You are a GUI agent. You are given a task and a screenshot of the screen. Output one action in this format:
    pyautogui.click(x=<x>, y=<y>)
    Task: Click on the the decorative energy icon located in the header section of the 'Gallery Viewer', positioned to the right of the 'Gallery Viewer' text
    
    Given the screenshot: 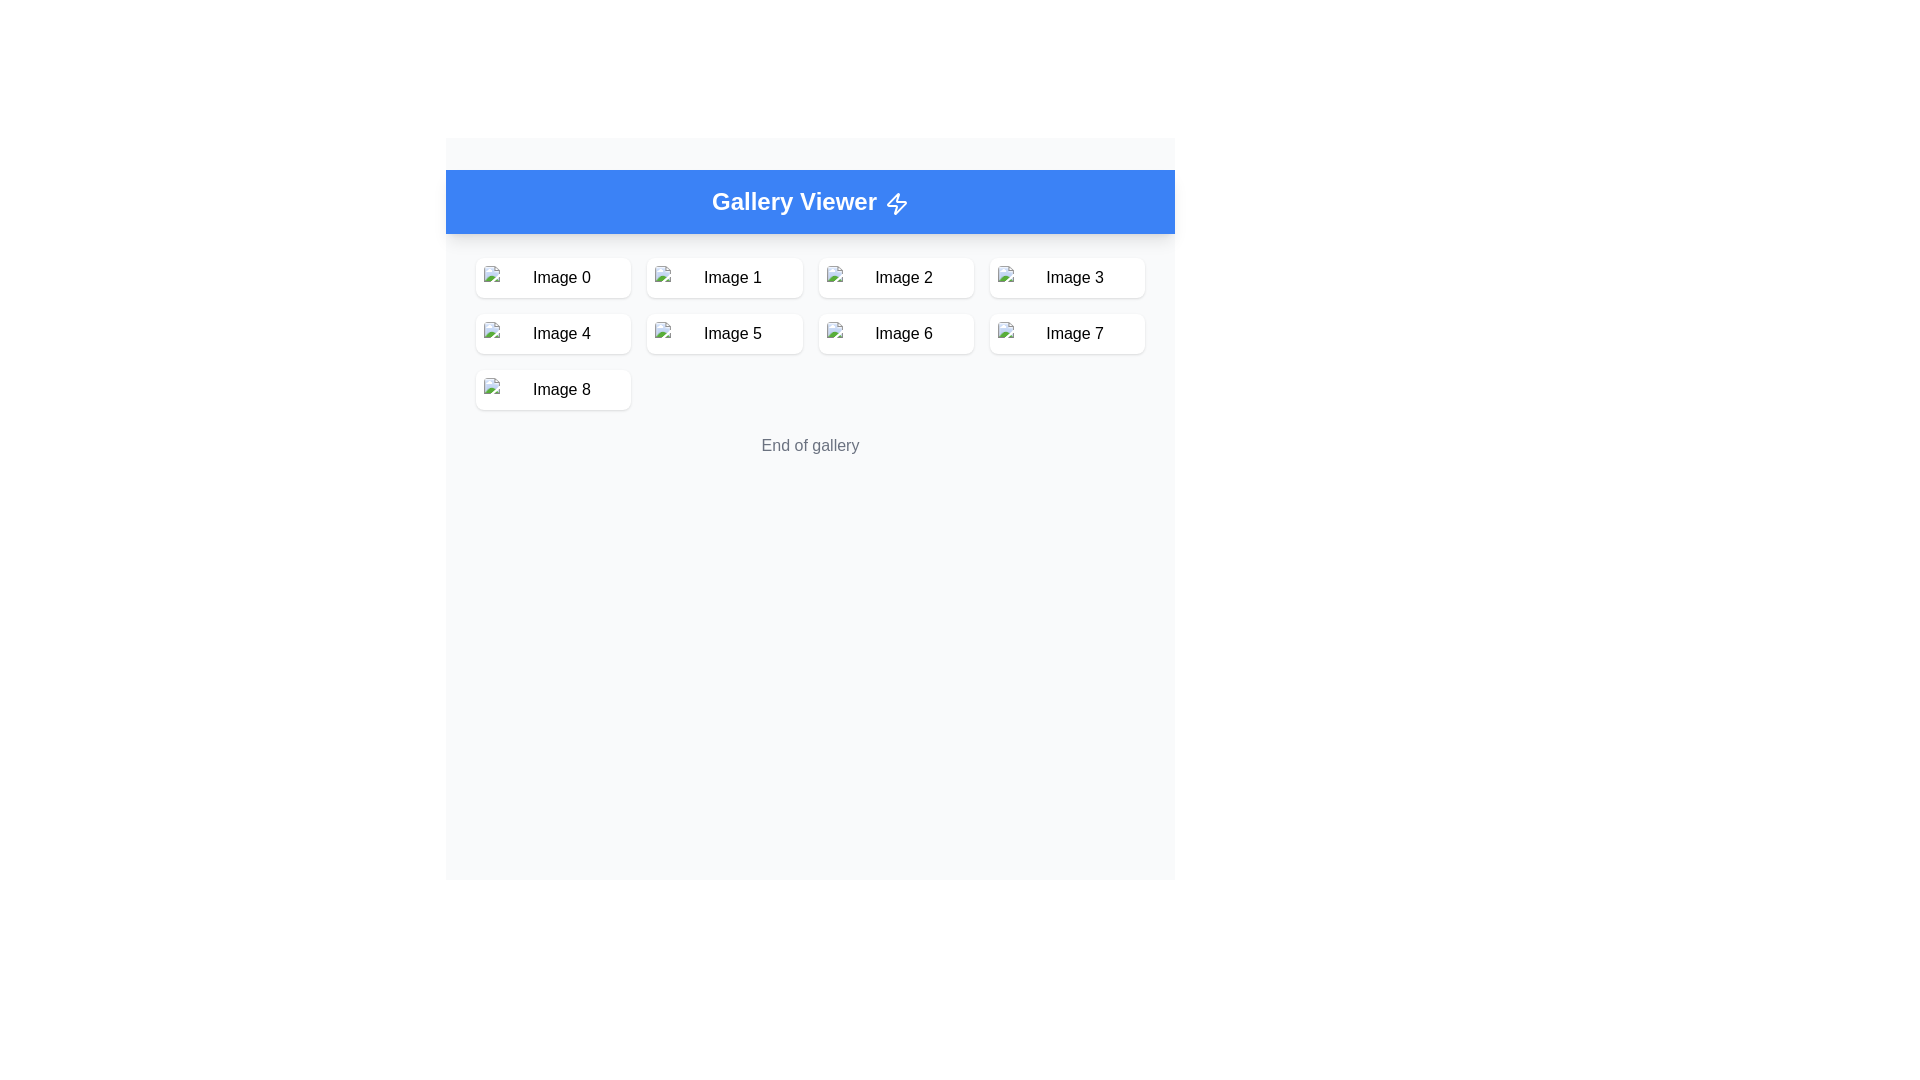 What is the action you would take?
    pyautogui.click(x=896, y=203)
    